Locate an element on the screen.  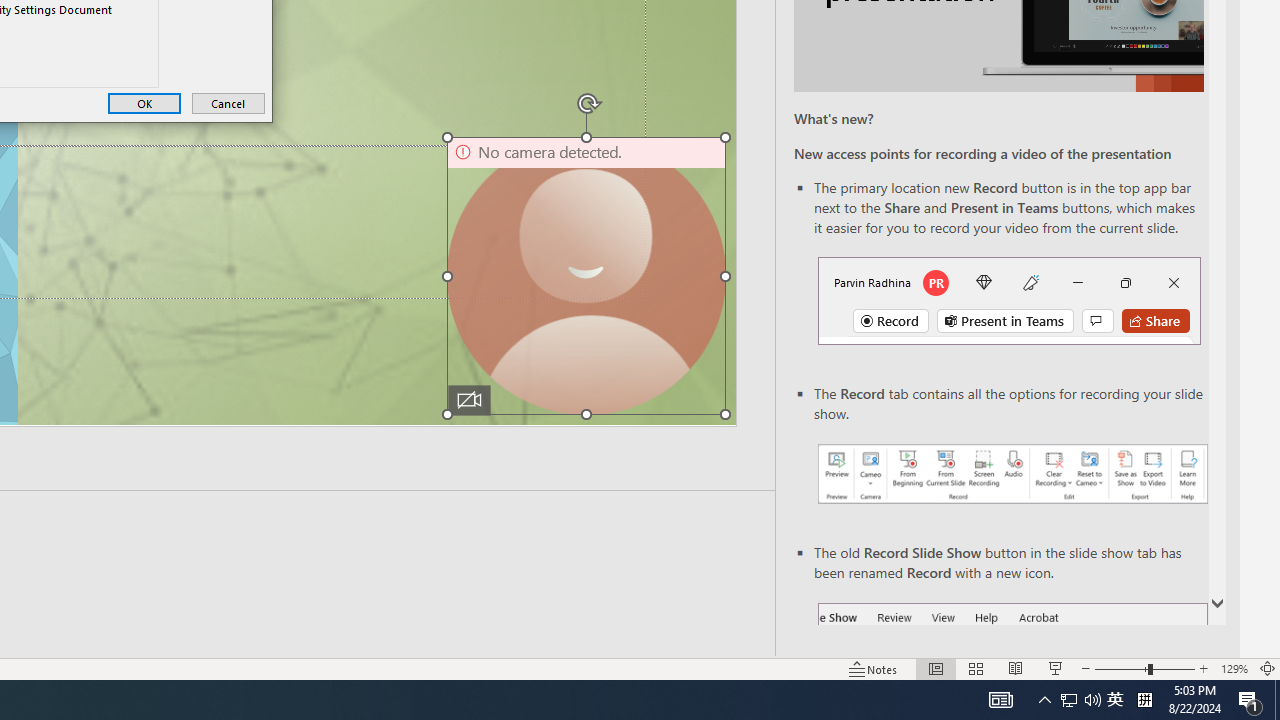
'Cancel' is located at coordinates (228, 103).